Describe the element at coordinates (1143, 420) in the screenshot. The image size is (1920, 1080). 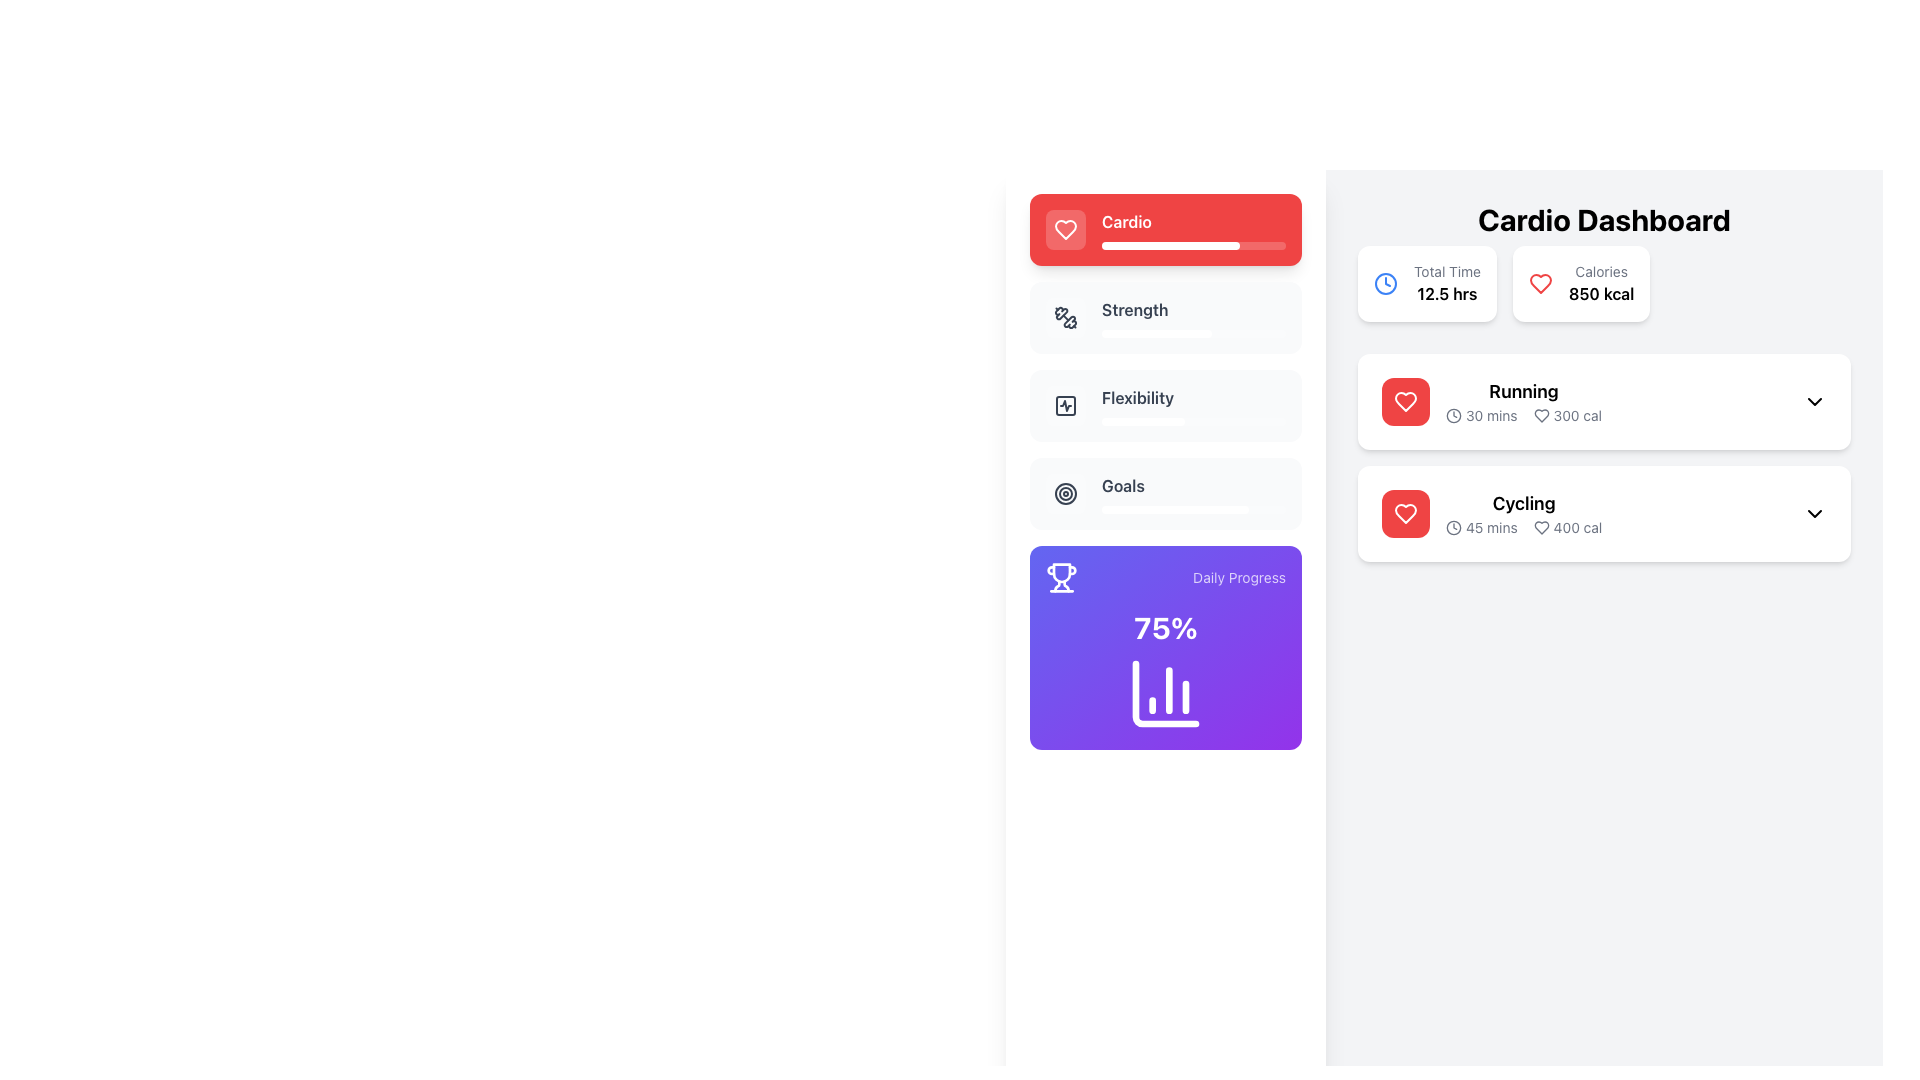
I see `the progress bar located in the left panel beneath the heading 'Flexibility' to monitor progress` at that location.